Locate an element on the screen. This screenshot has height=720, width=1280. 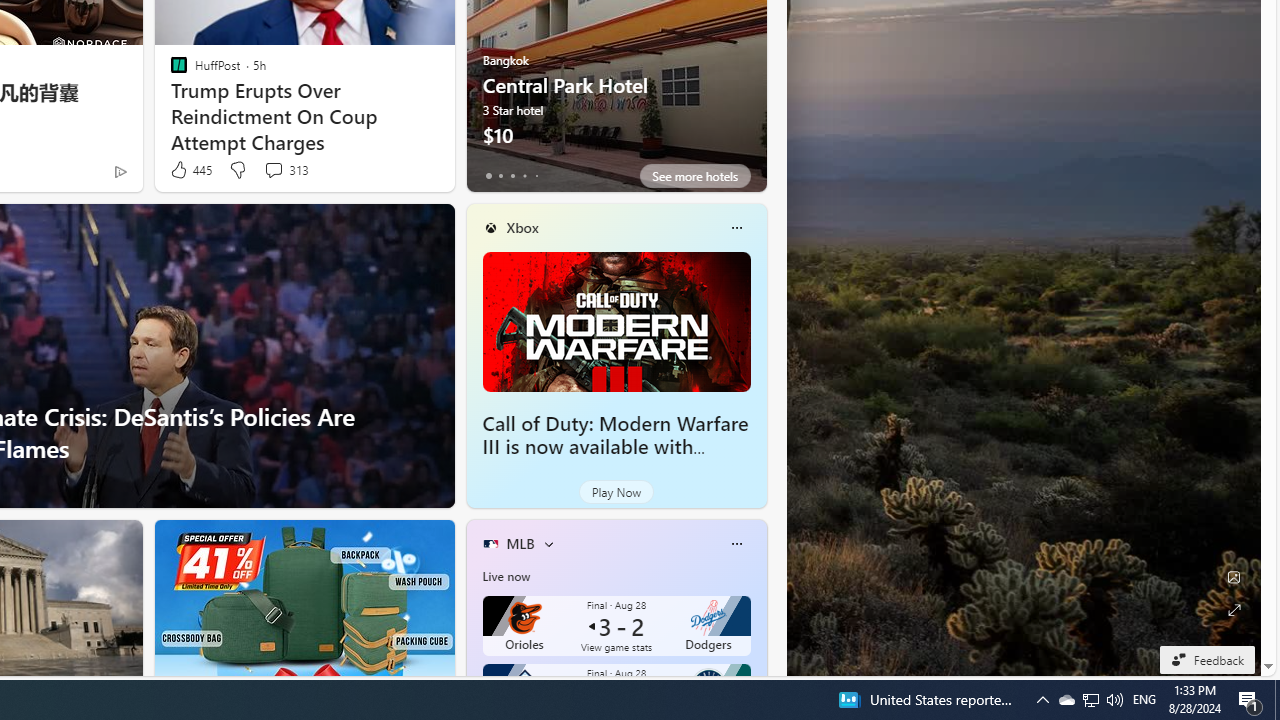
'tab-3' is located at coordinates (524, 175).